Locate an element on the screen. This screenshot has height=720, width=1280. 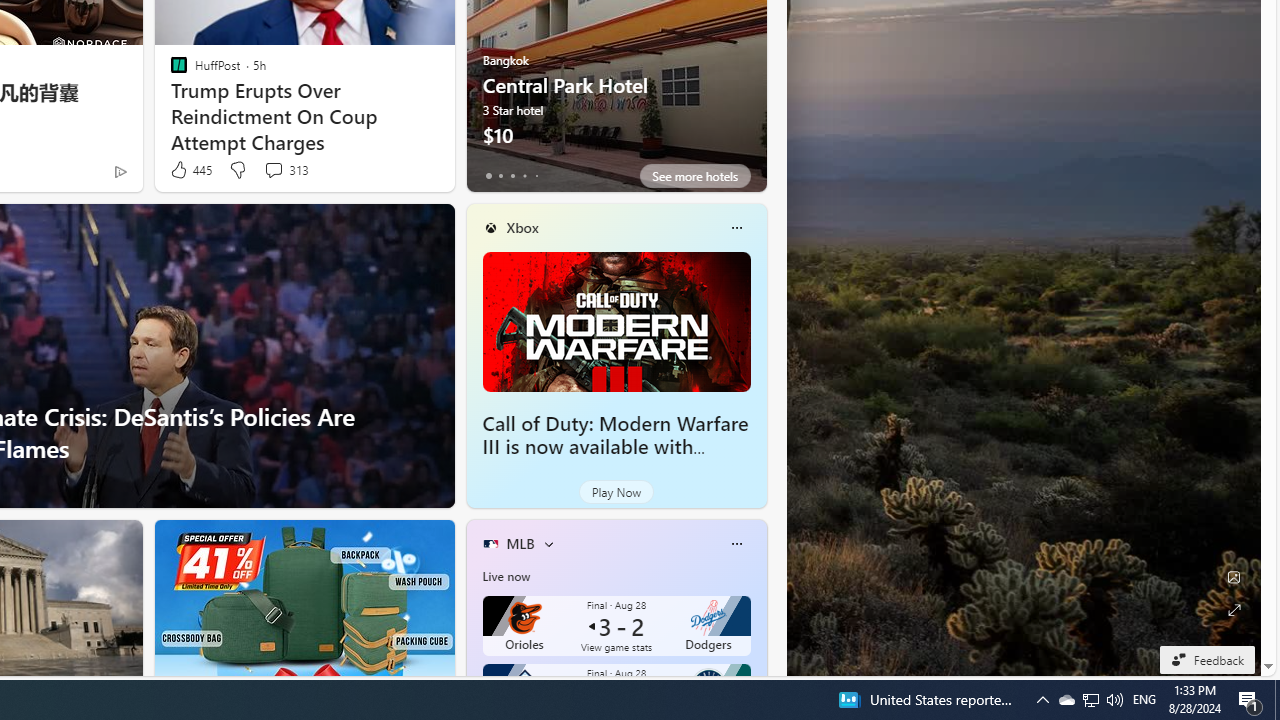
'tab-3' is located at coordinates (524, 175).